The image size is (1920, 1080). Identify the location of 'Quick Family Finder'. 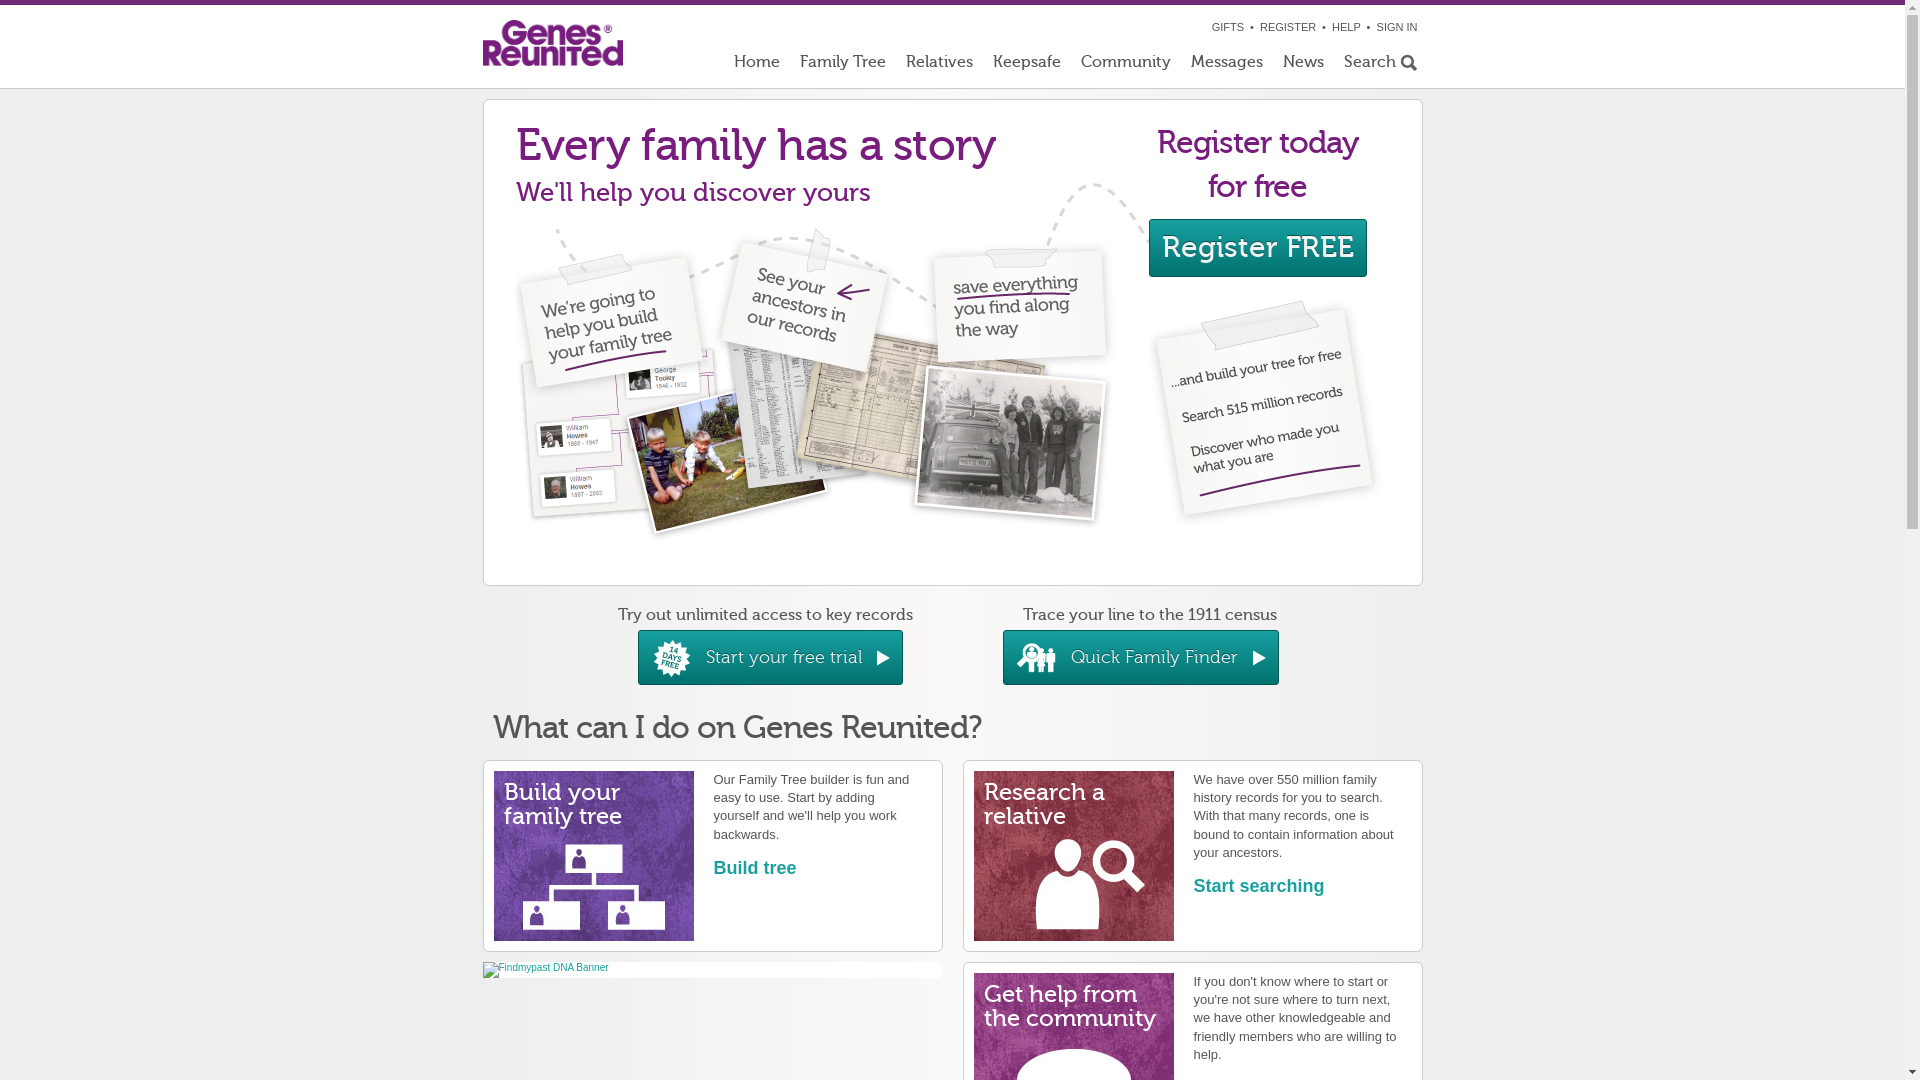
(1140, 657).